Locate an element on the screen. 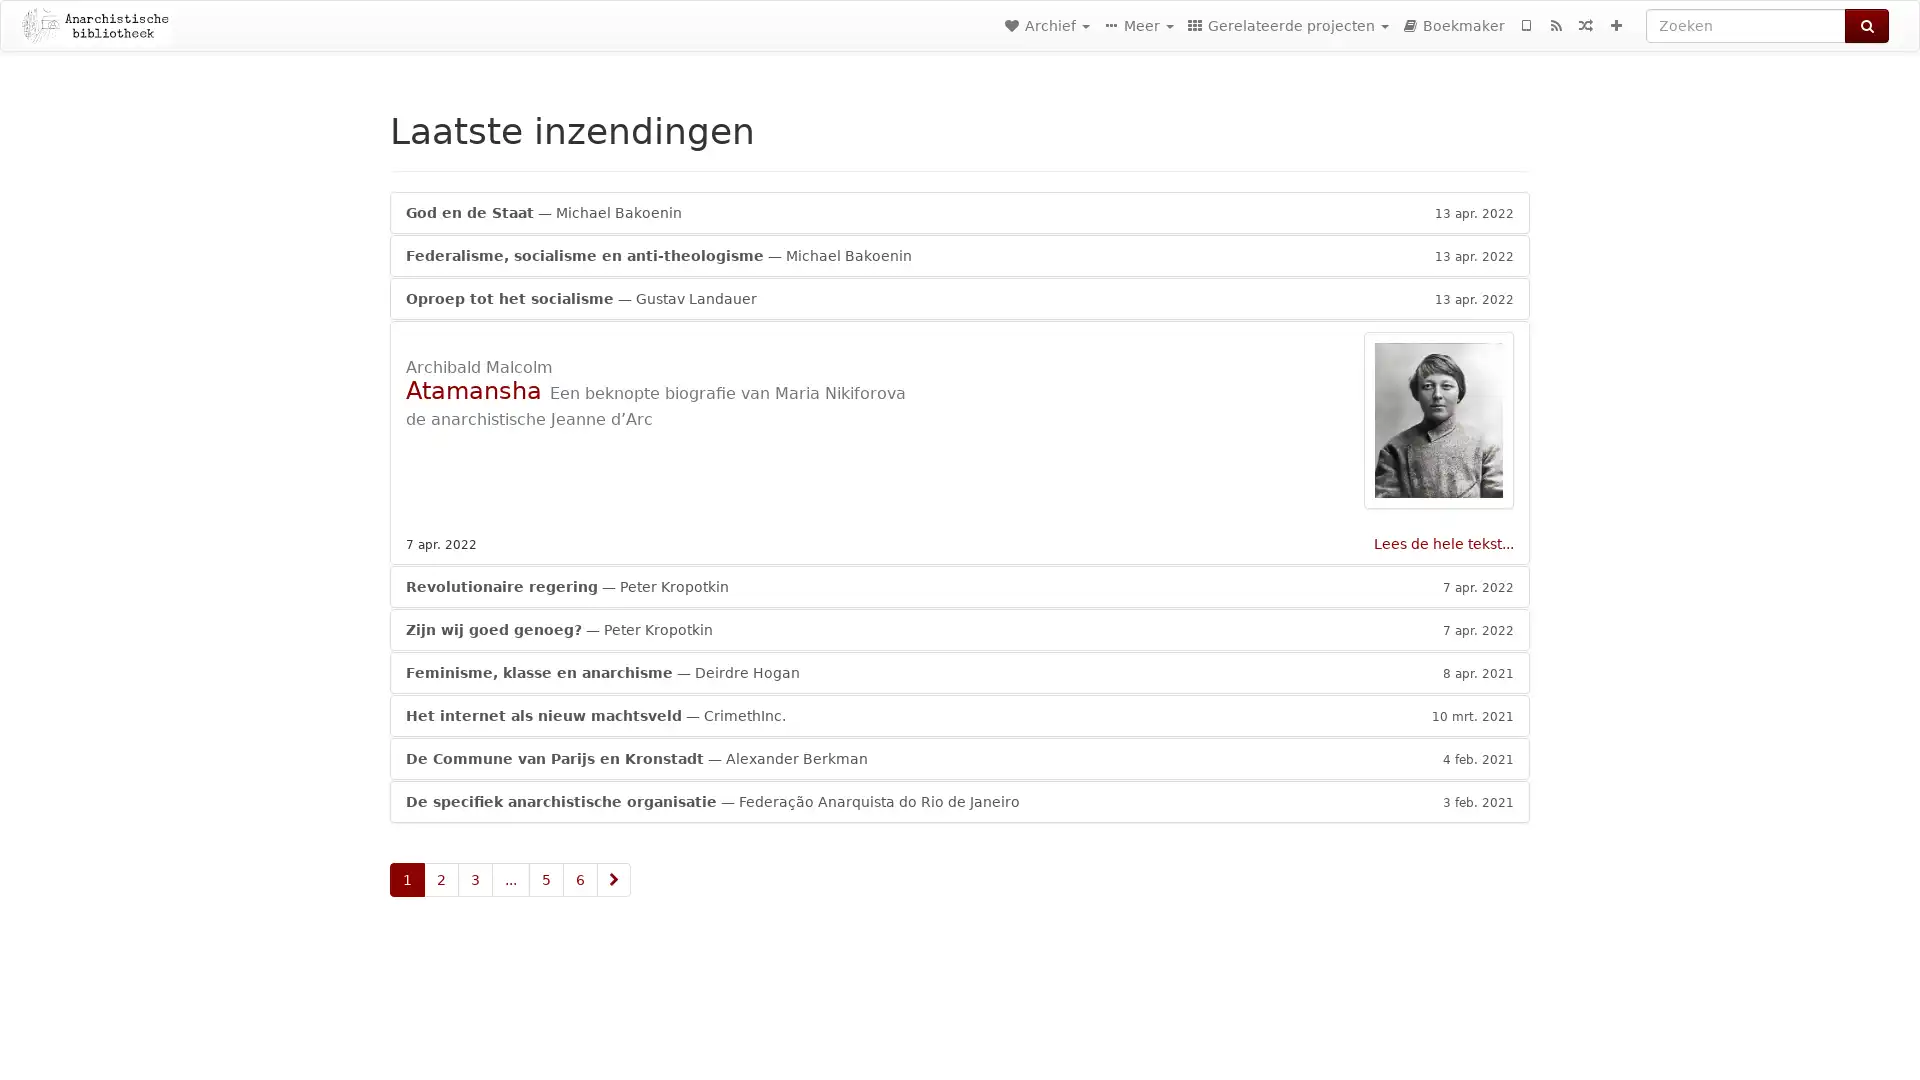 The height and width of the screenshot is (1080, 1920). Zoeken is located at coordinates (1866, 26).